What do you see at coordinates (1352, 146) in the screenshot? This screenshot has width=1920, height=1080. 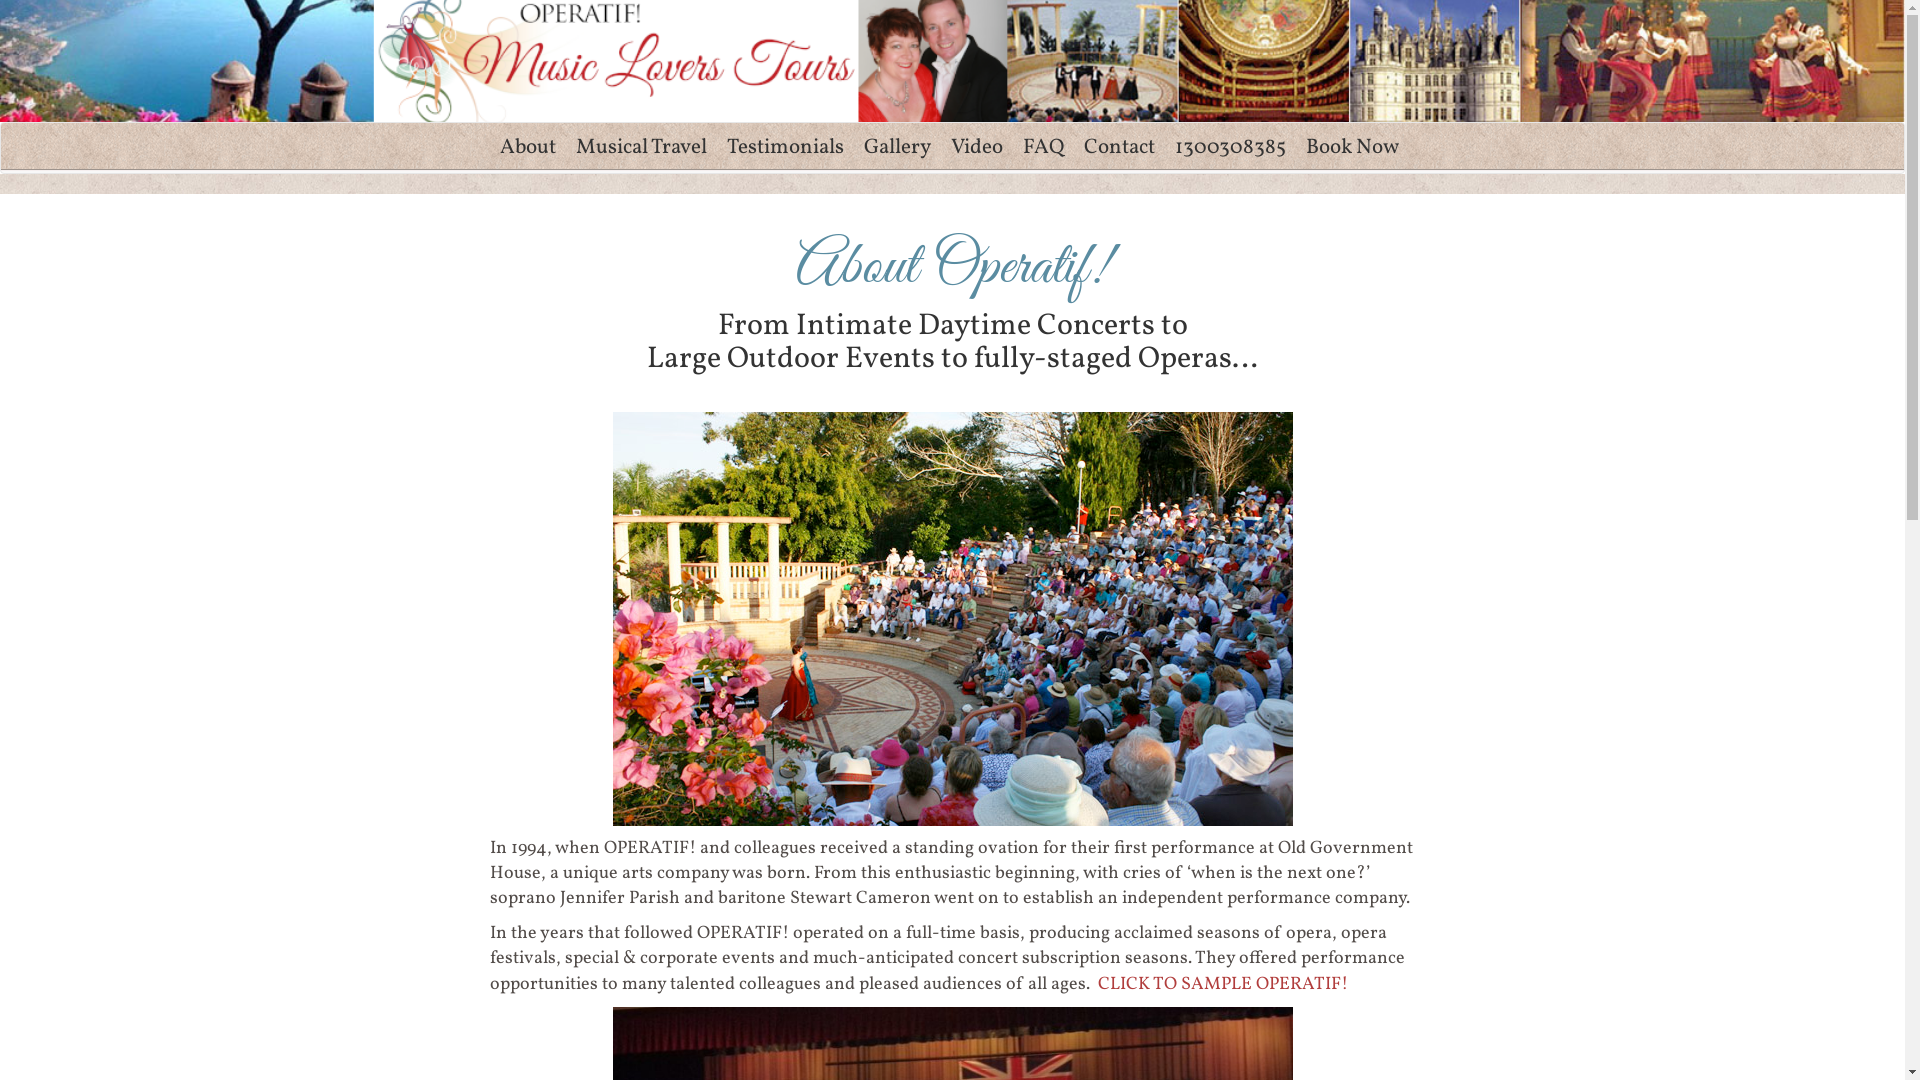 I see `'Book Now'` at bounding box center [1352, 146].